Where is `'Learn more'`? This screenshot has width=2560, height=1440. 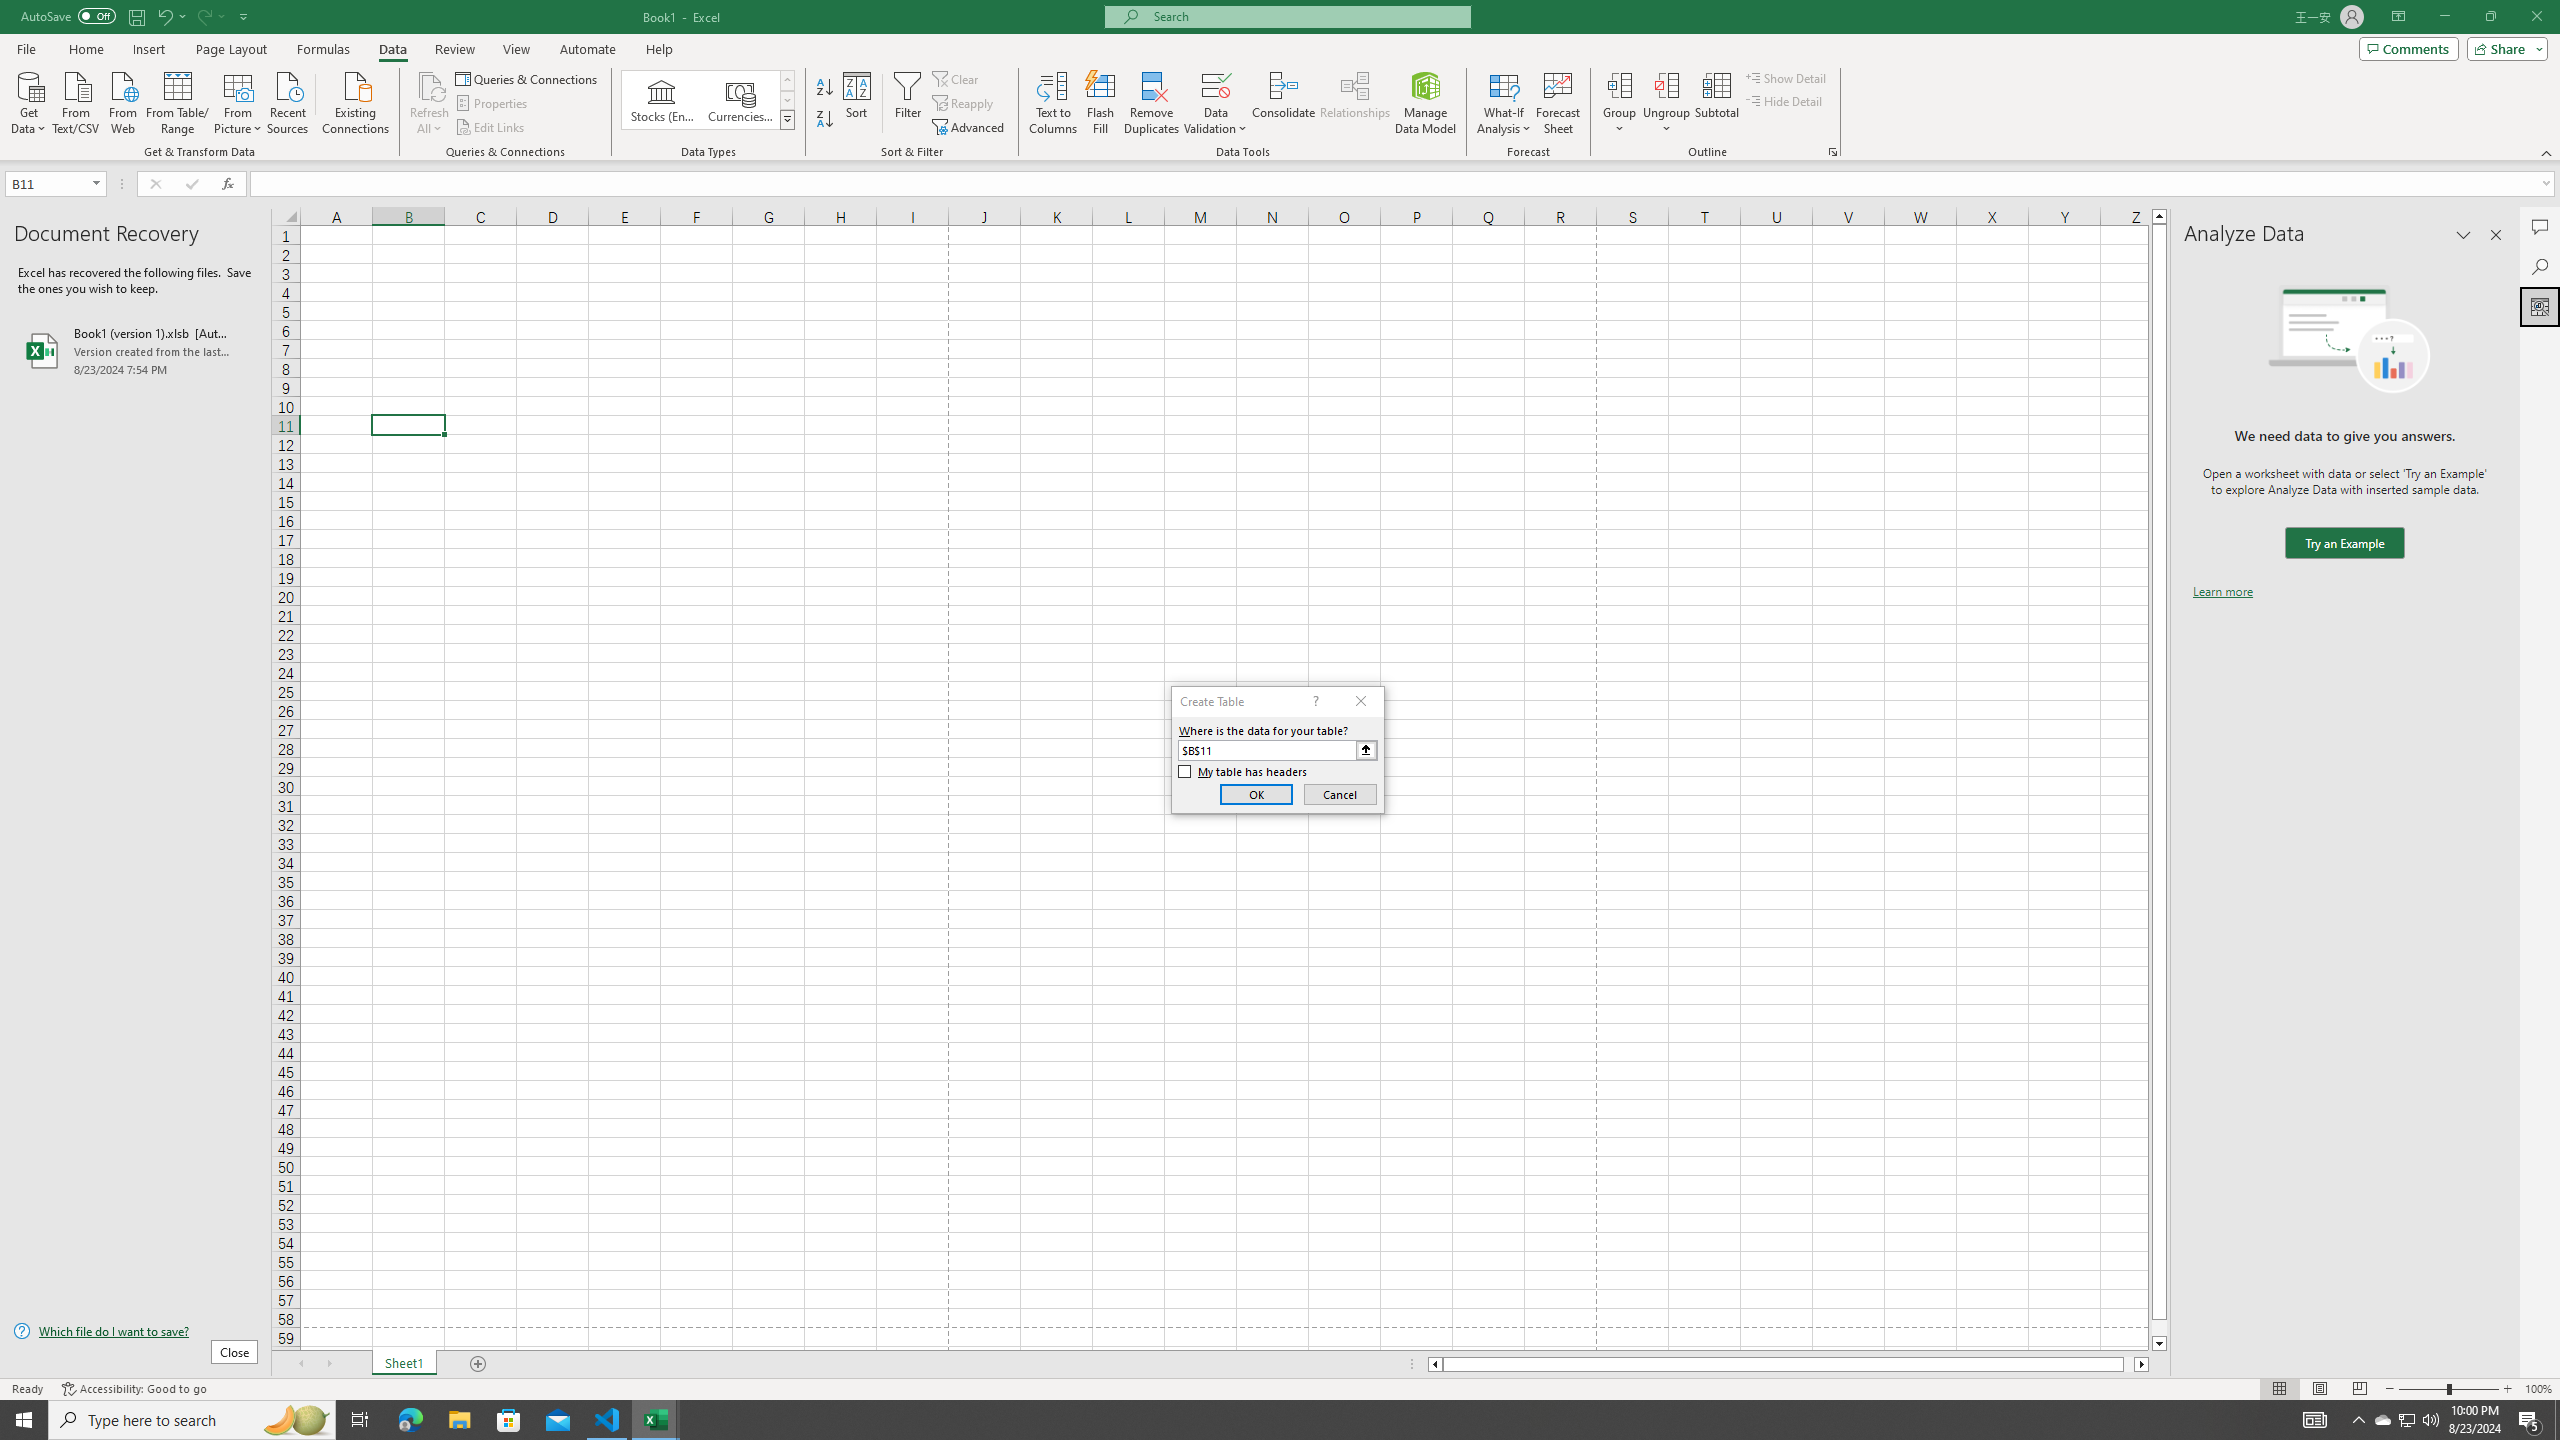 'Learn more' is located at coordinates (2222, 590).